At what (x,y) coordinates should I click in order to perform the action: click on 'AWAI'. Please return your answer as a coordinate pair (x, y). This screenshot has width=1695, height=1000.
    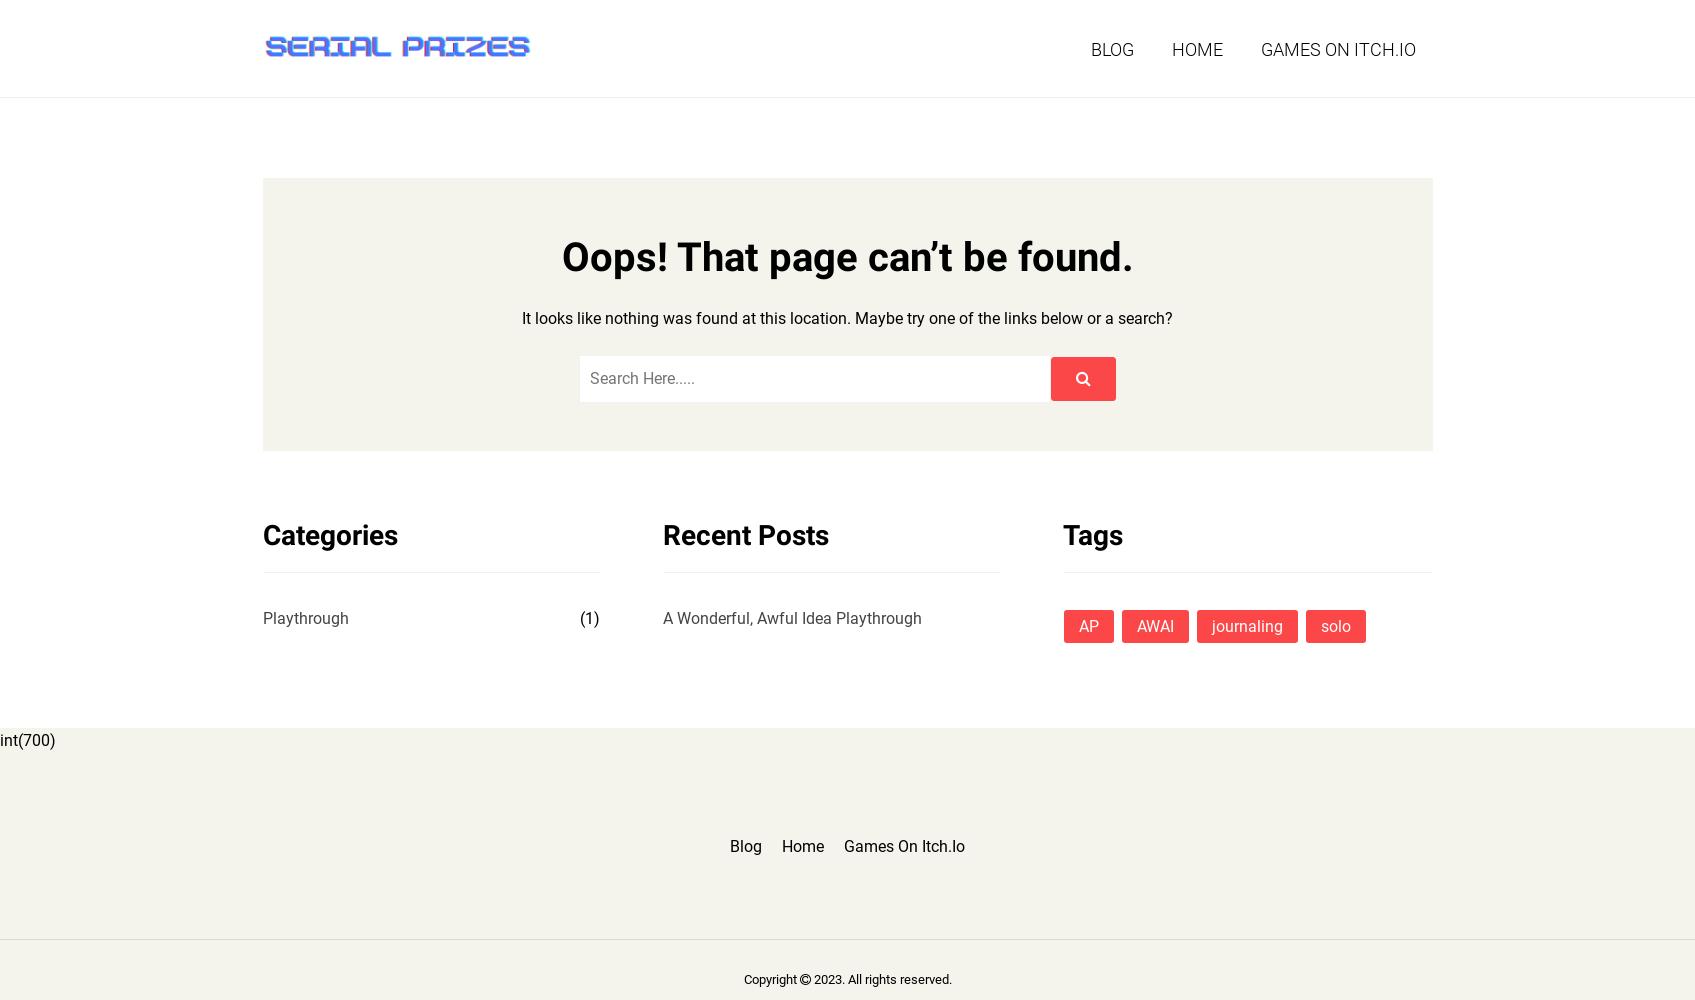
    Looking at the image, I should click on (1154, 625).